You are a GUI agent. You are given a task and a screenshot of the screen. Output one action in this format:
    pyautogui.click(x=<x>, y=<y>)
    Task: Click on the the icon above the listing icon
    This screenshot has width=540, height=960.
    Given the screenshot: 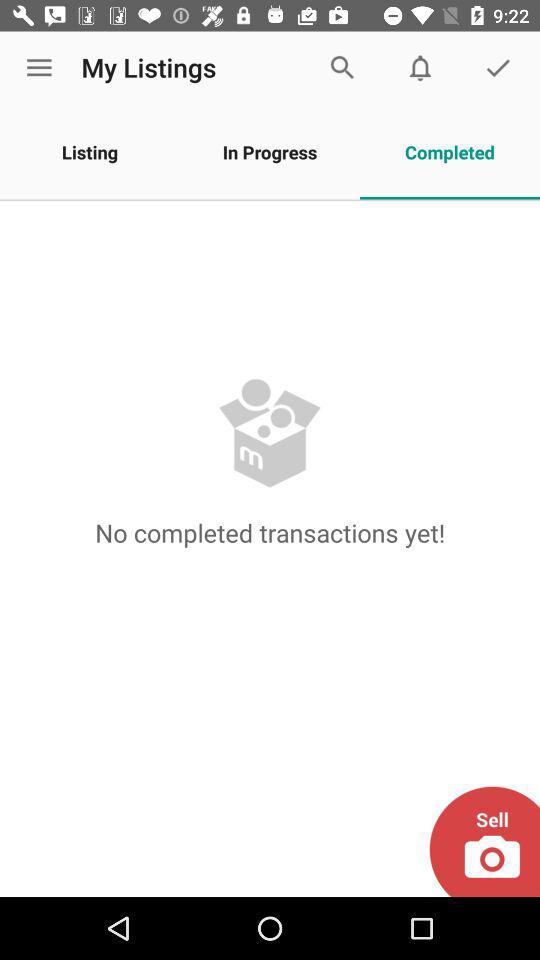 What is the action you would take?
    pyautogui.click(x=39, y=68)
    